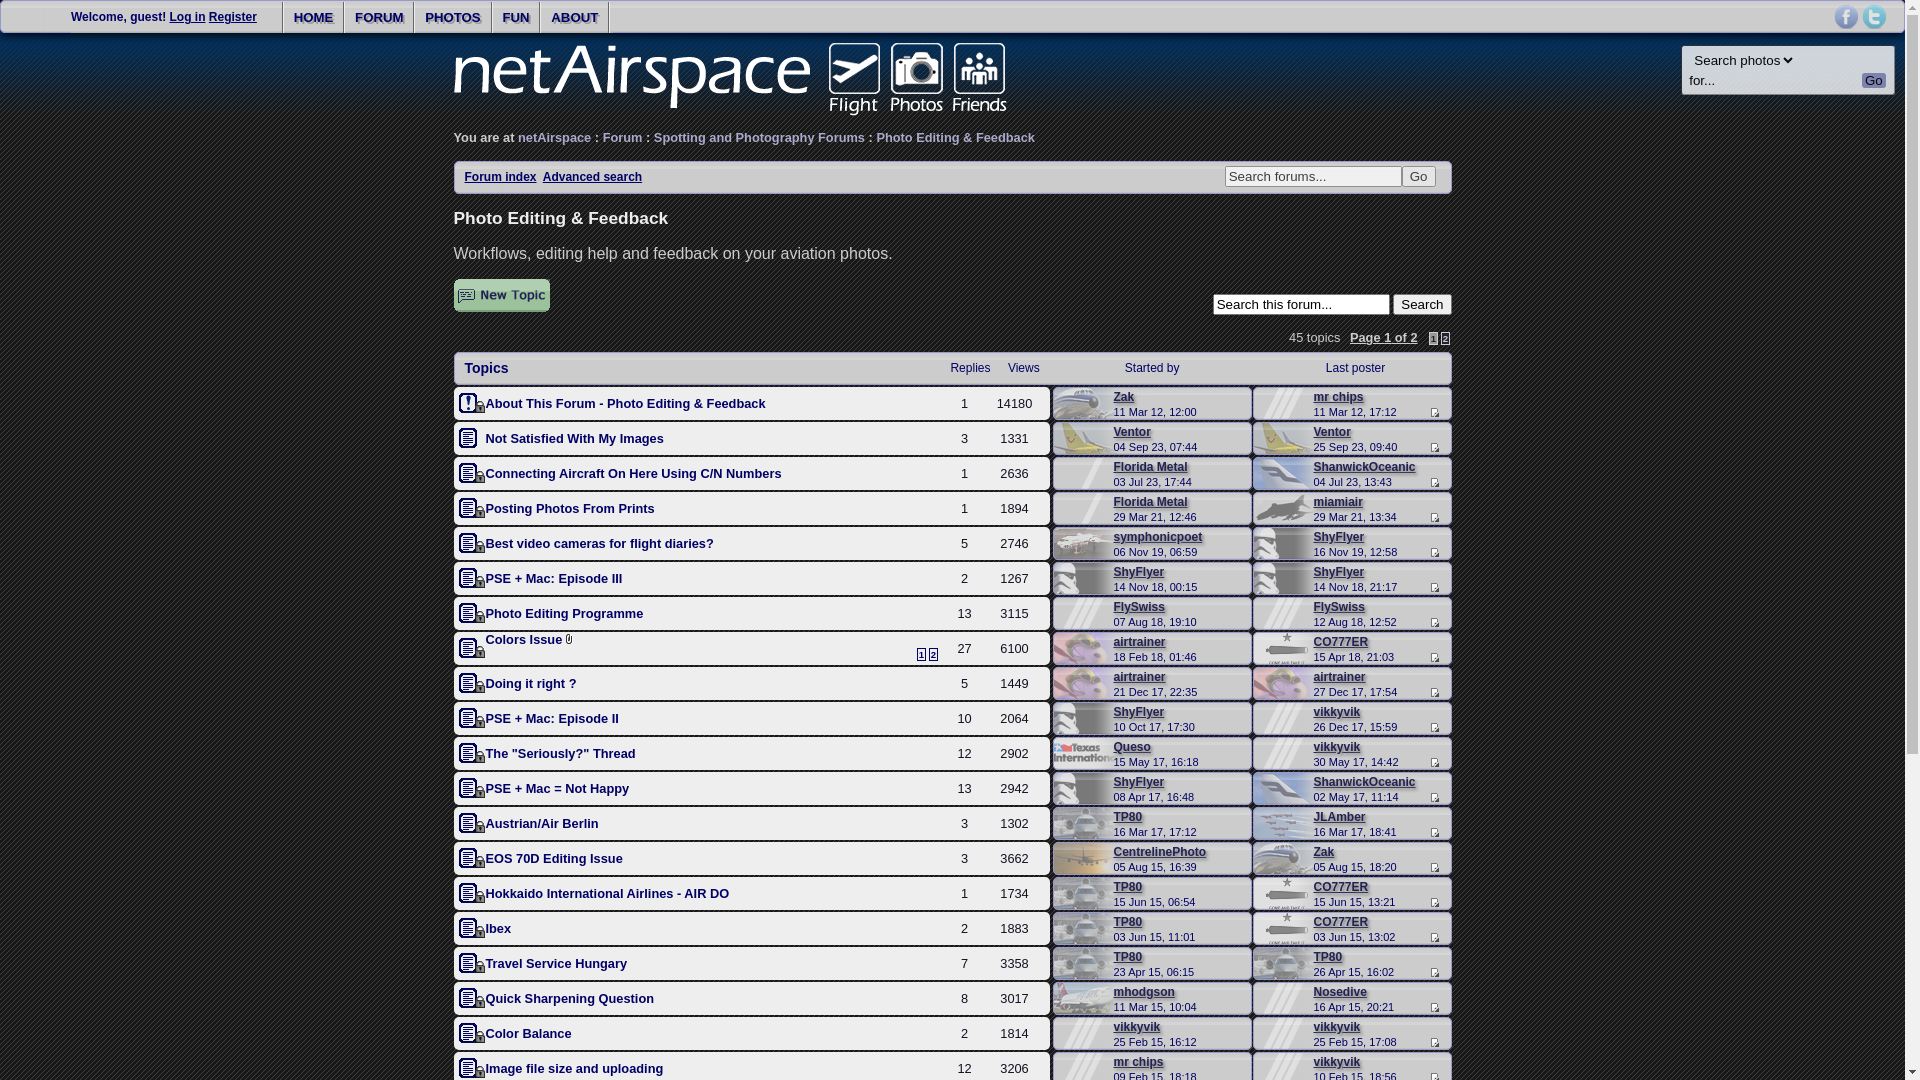  What do you see at coordinates (1432, 1041) in the screenshot?
I see `'View the latest post'` at bounding box center [1432, 1041].